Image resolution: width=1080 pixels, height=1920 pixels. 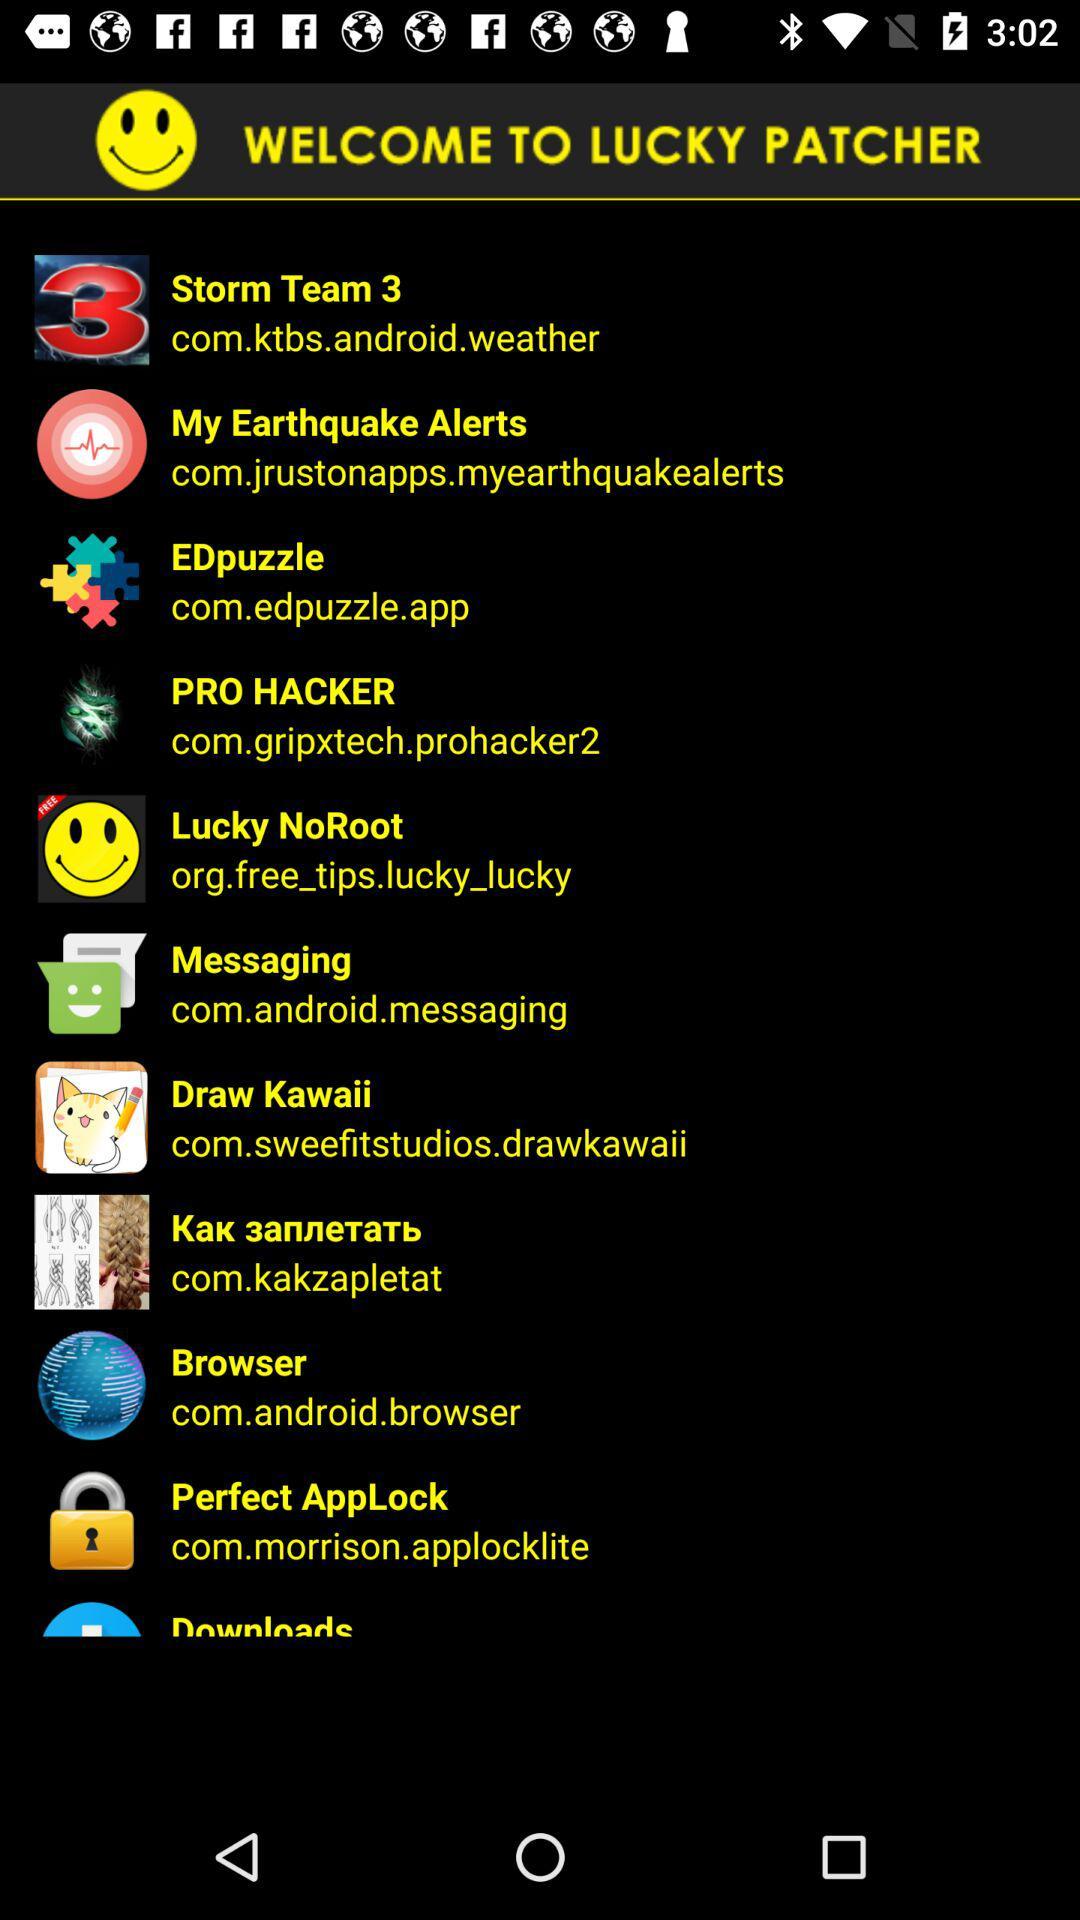 I want to click on the app above com.sweefitstudios.drawkawaii icon, so click(x=611, y=1091).